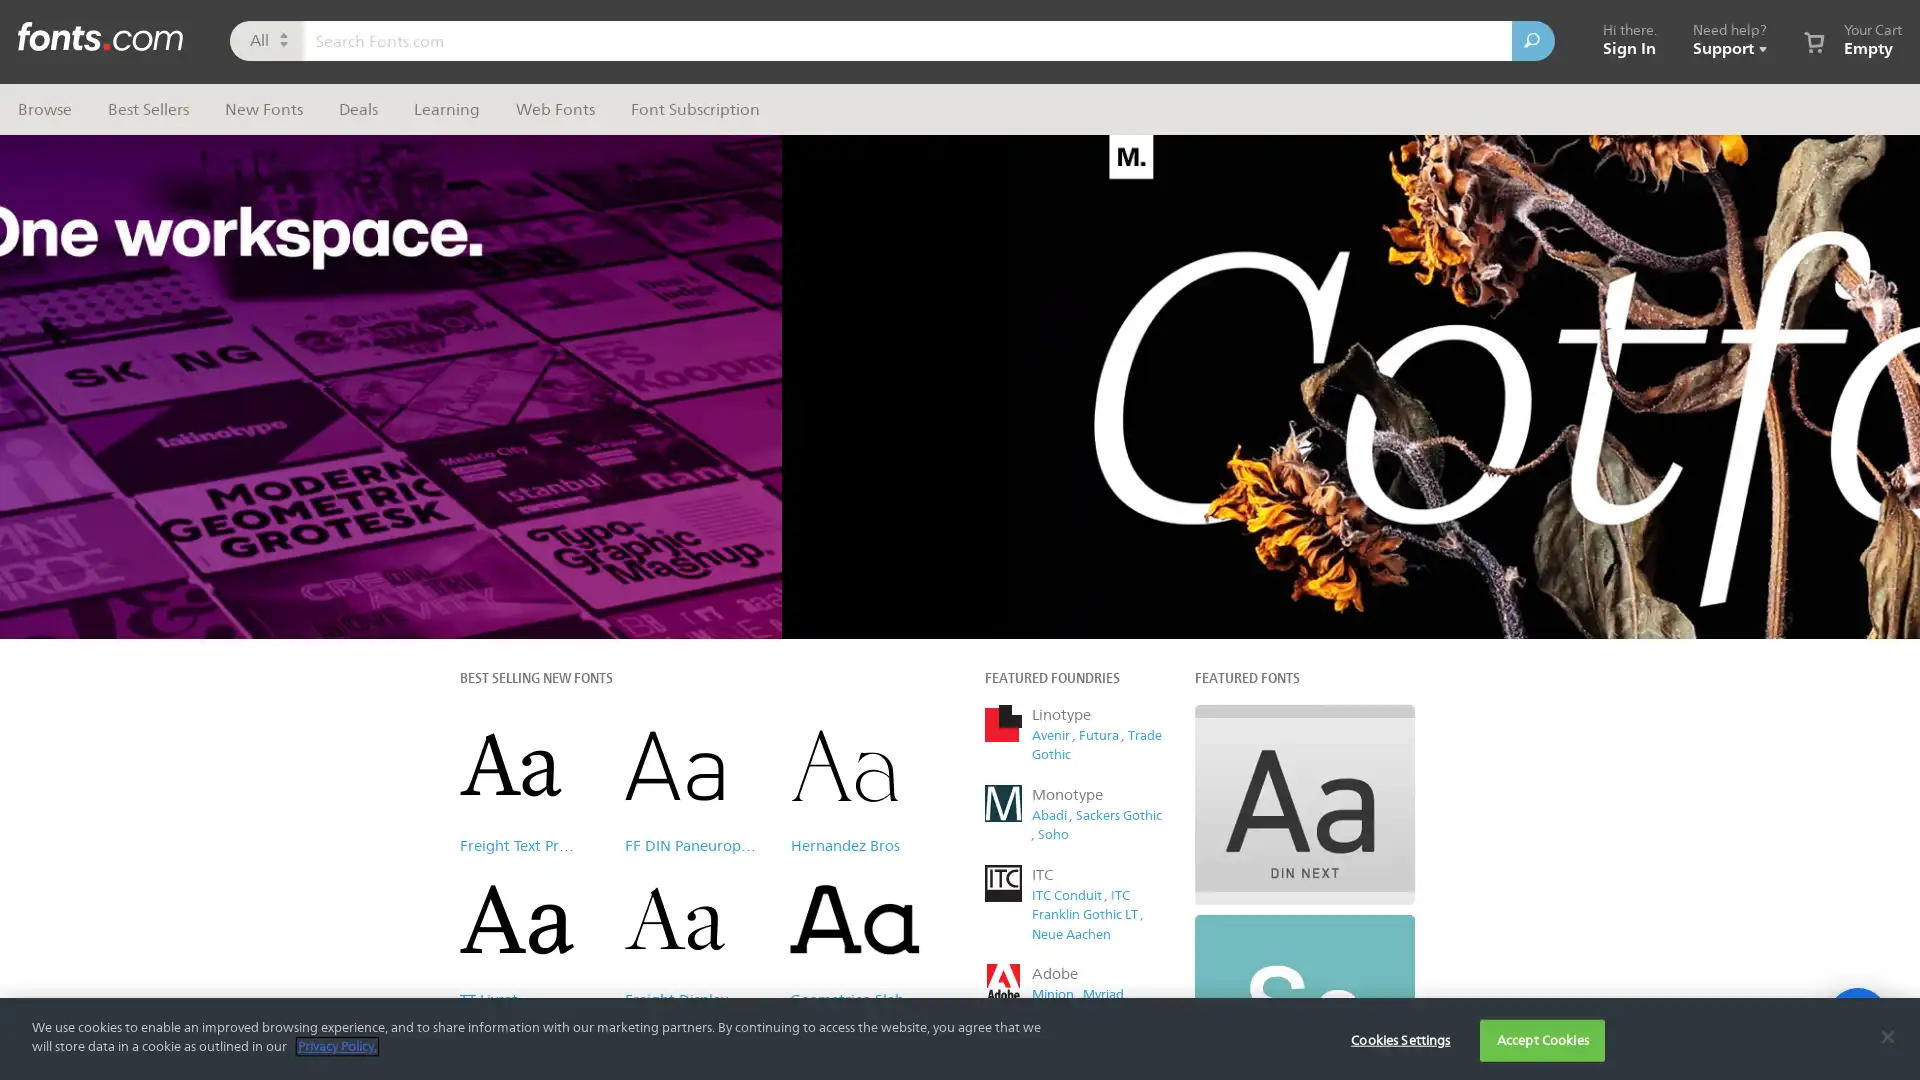 The width and height of the screenshot is (1920, 1080). Describe the element at coordinates (1532, 41) in the screenshot. I see `Search` at that location.